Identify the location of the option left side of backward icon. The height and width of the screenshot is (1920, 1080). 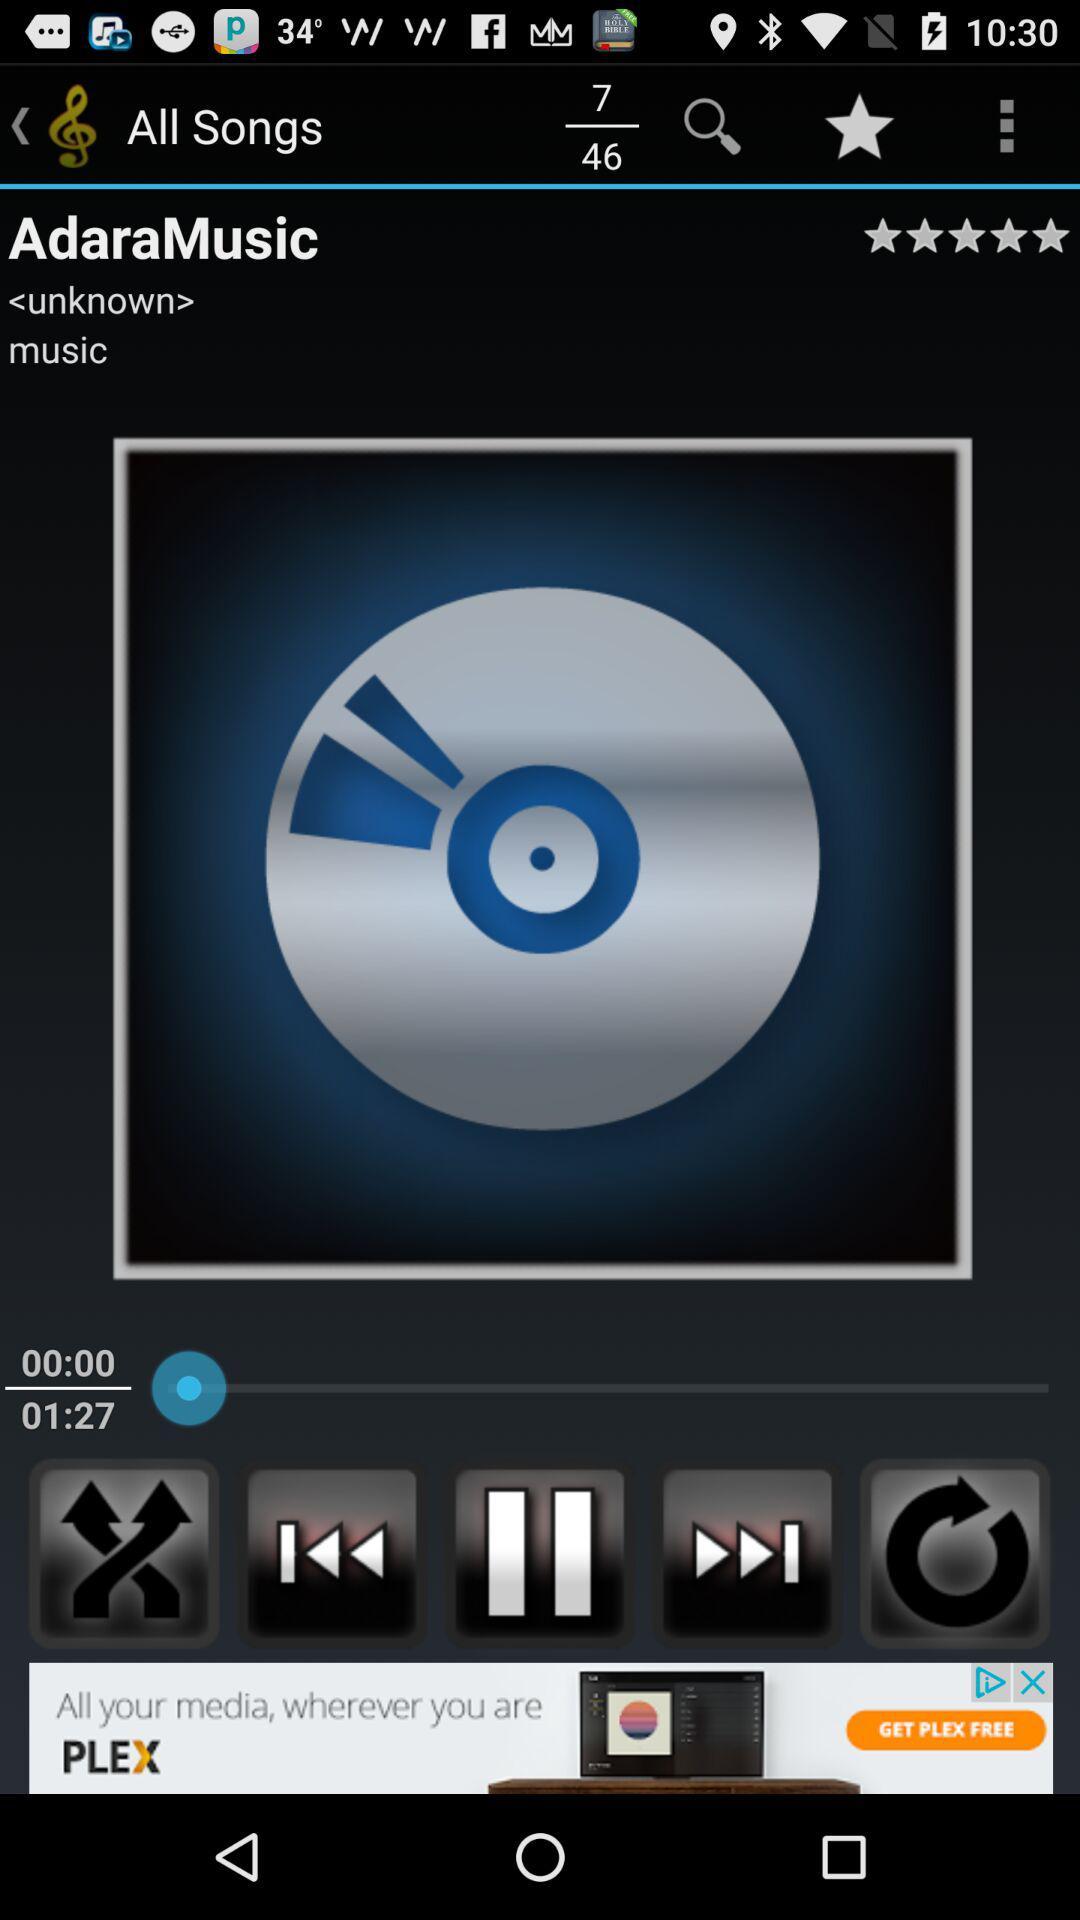
(123, 1553).